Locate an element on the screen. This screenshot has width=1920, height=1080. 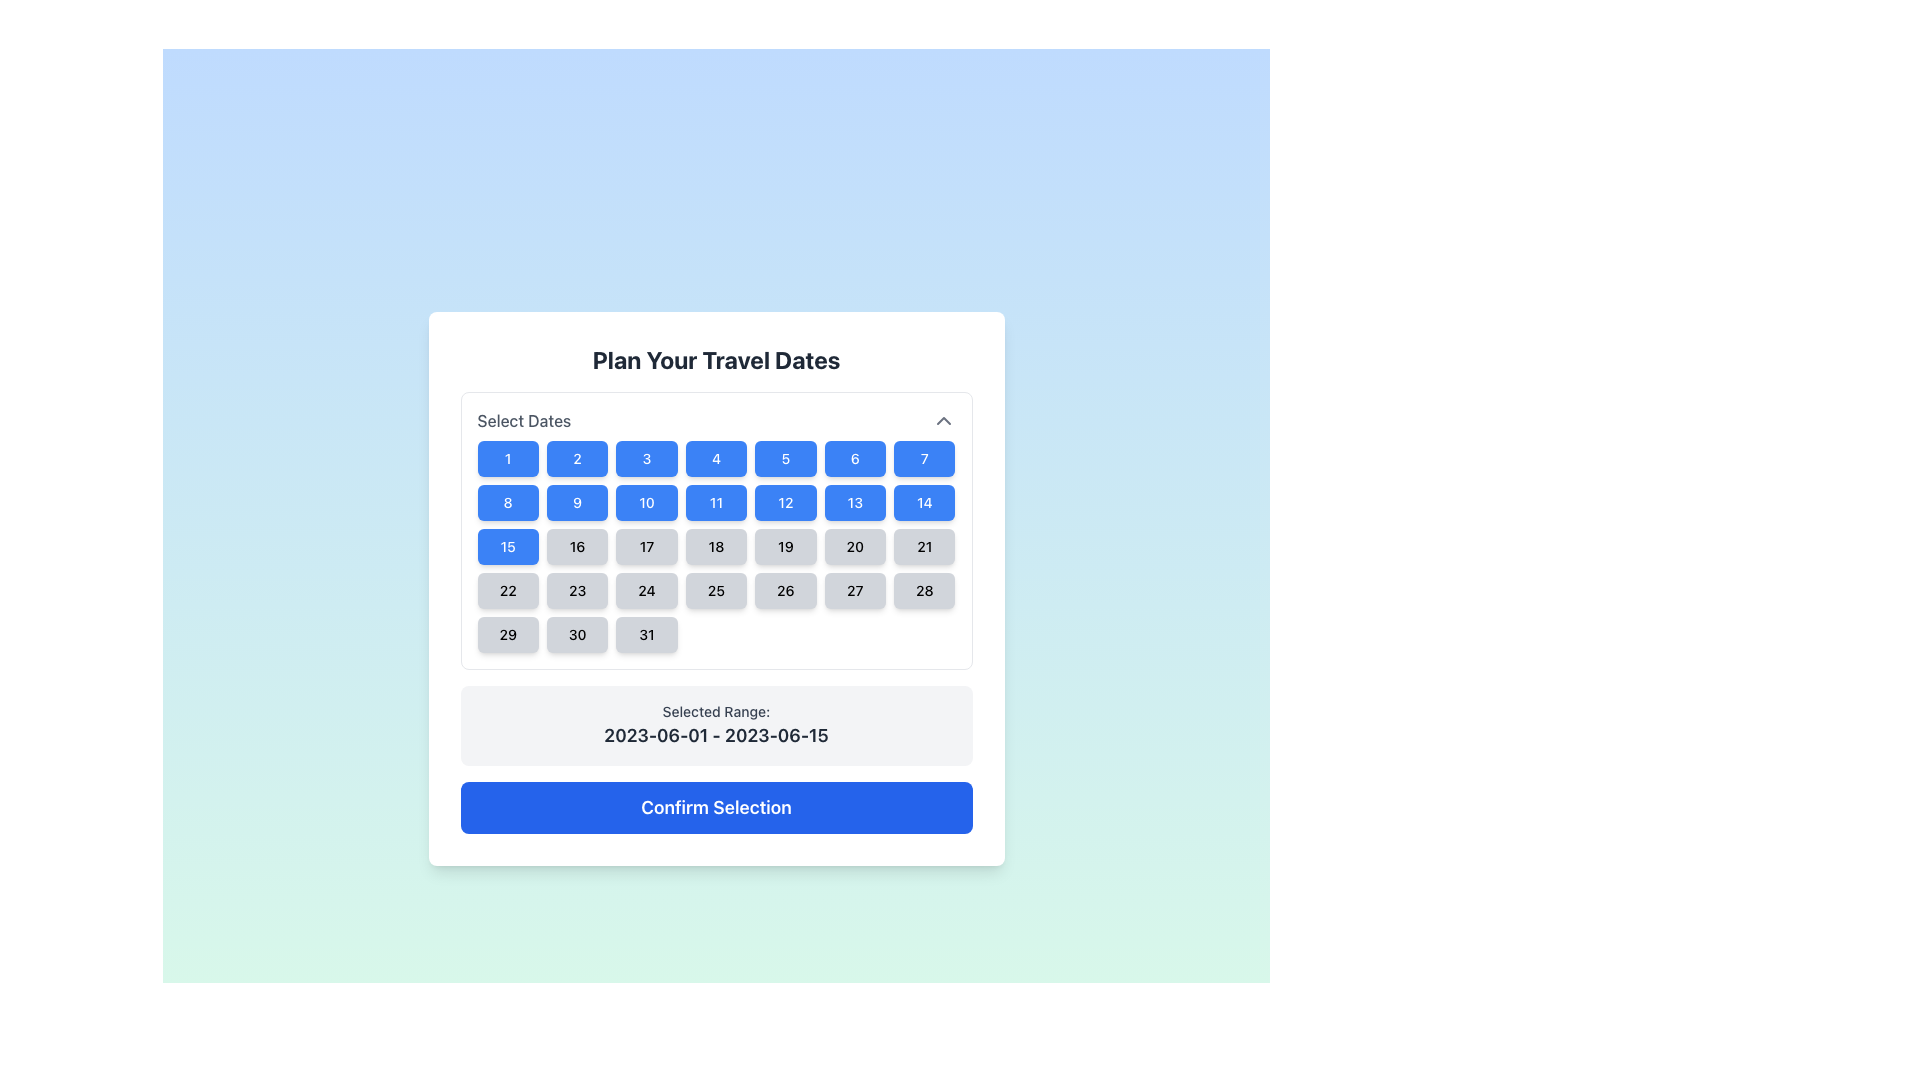
the date selection button located in the first row of the calendar grid, specifically the third button from the left, by is located at coordinates (647, 459).